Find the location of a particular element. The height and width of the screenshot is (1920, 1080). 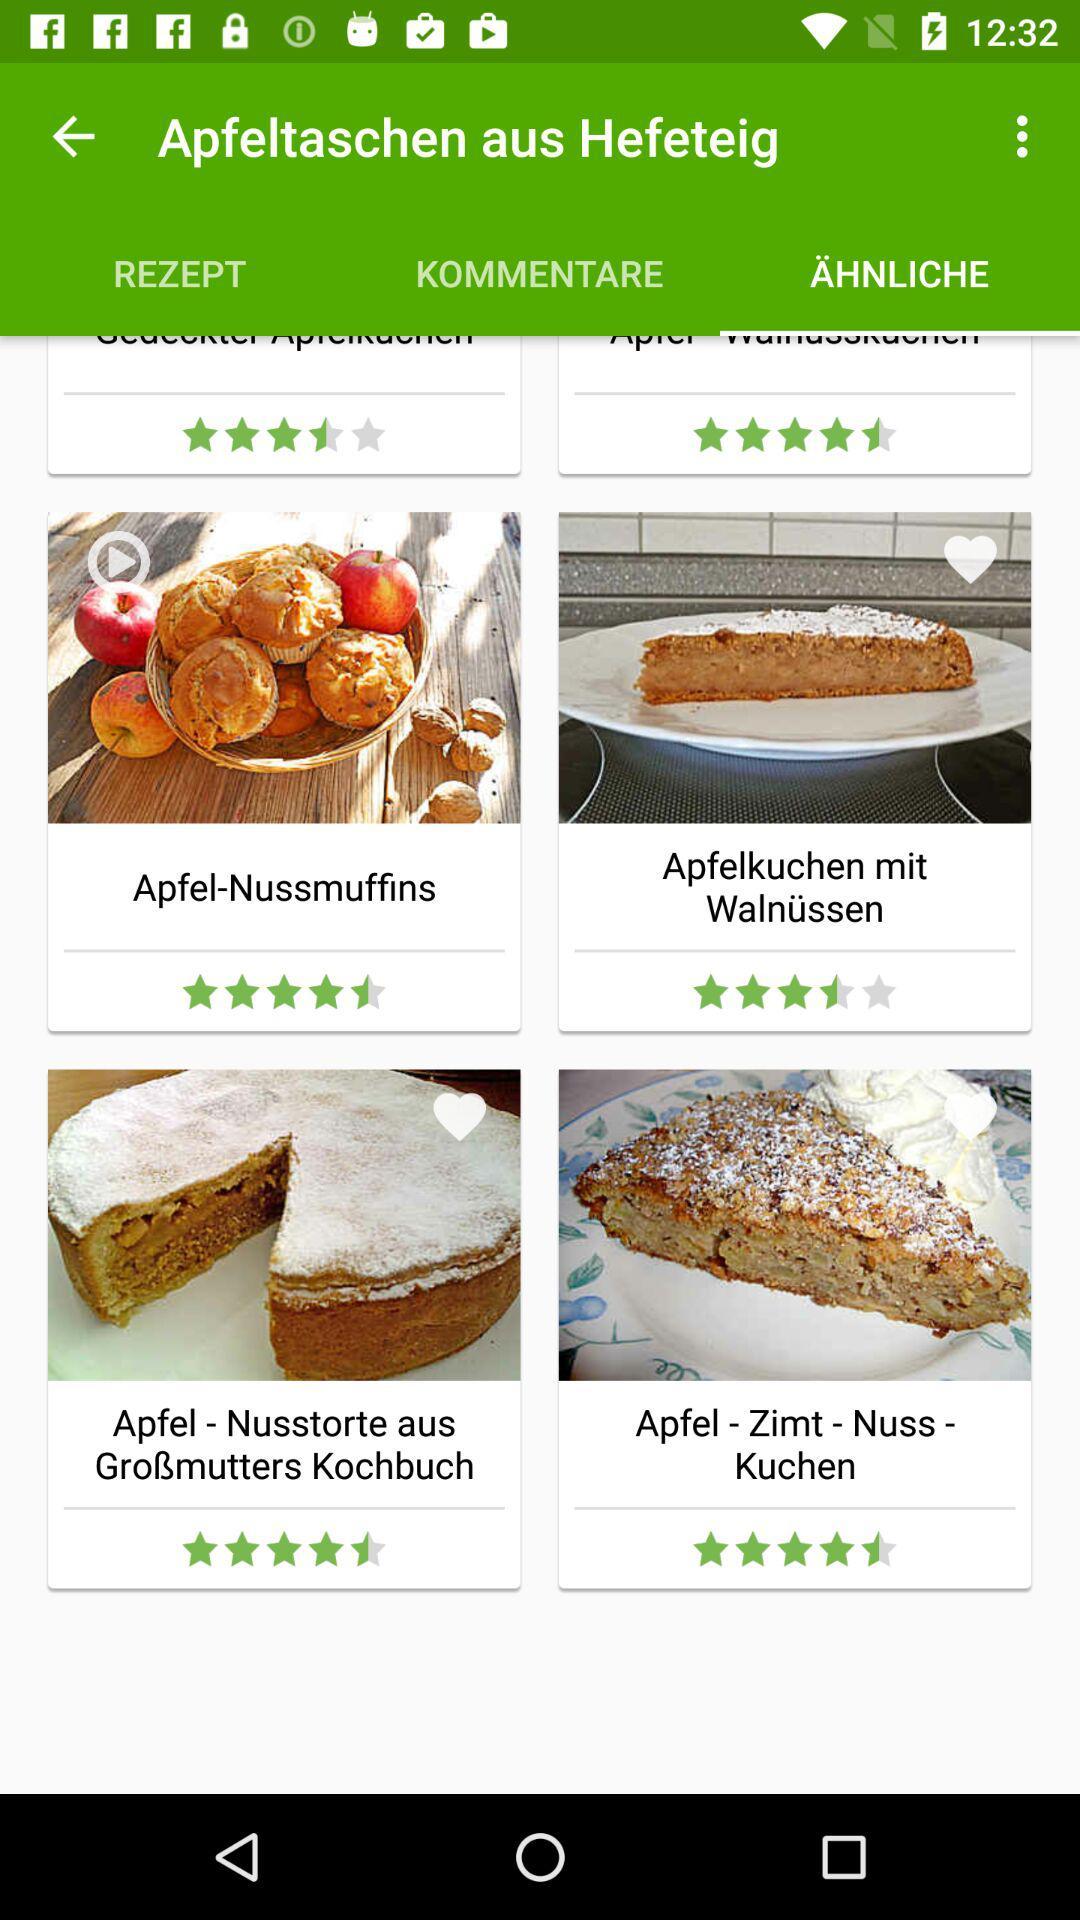

the item above the rezept icon is located at coordinates (72, 135).